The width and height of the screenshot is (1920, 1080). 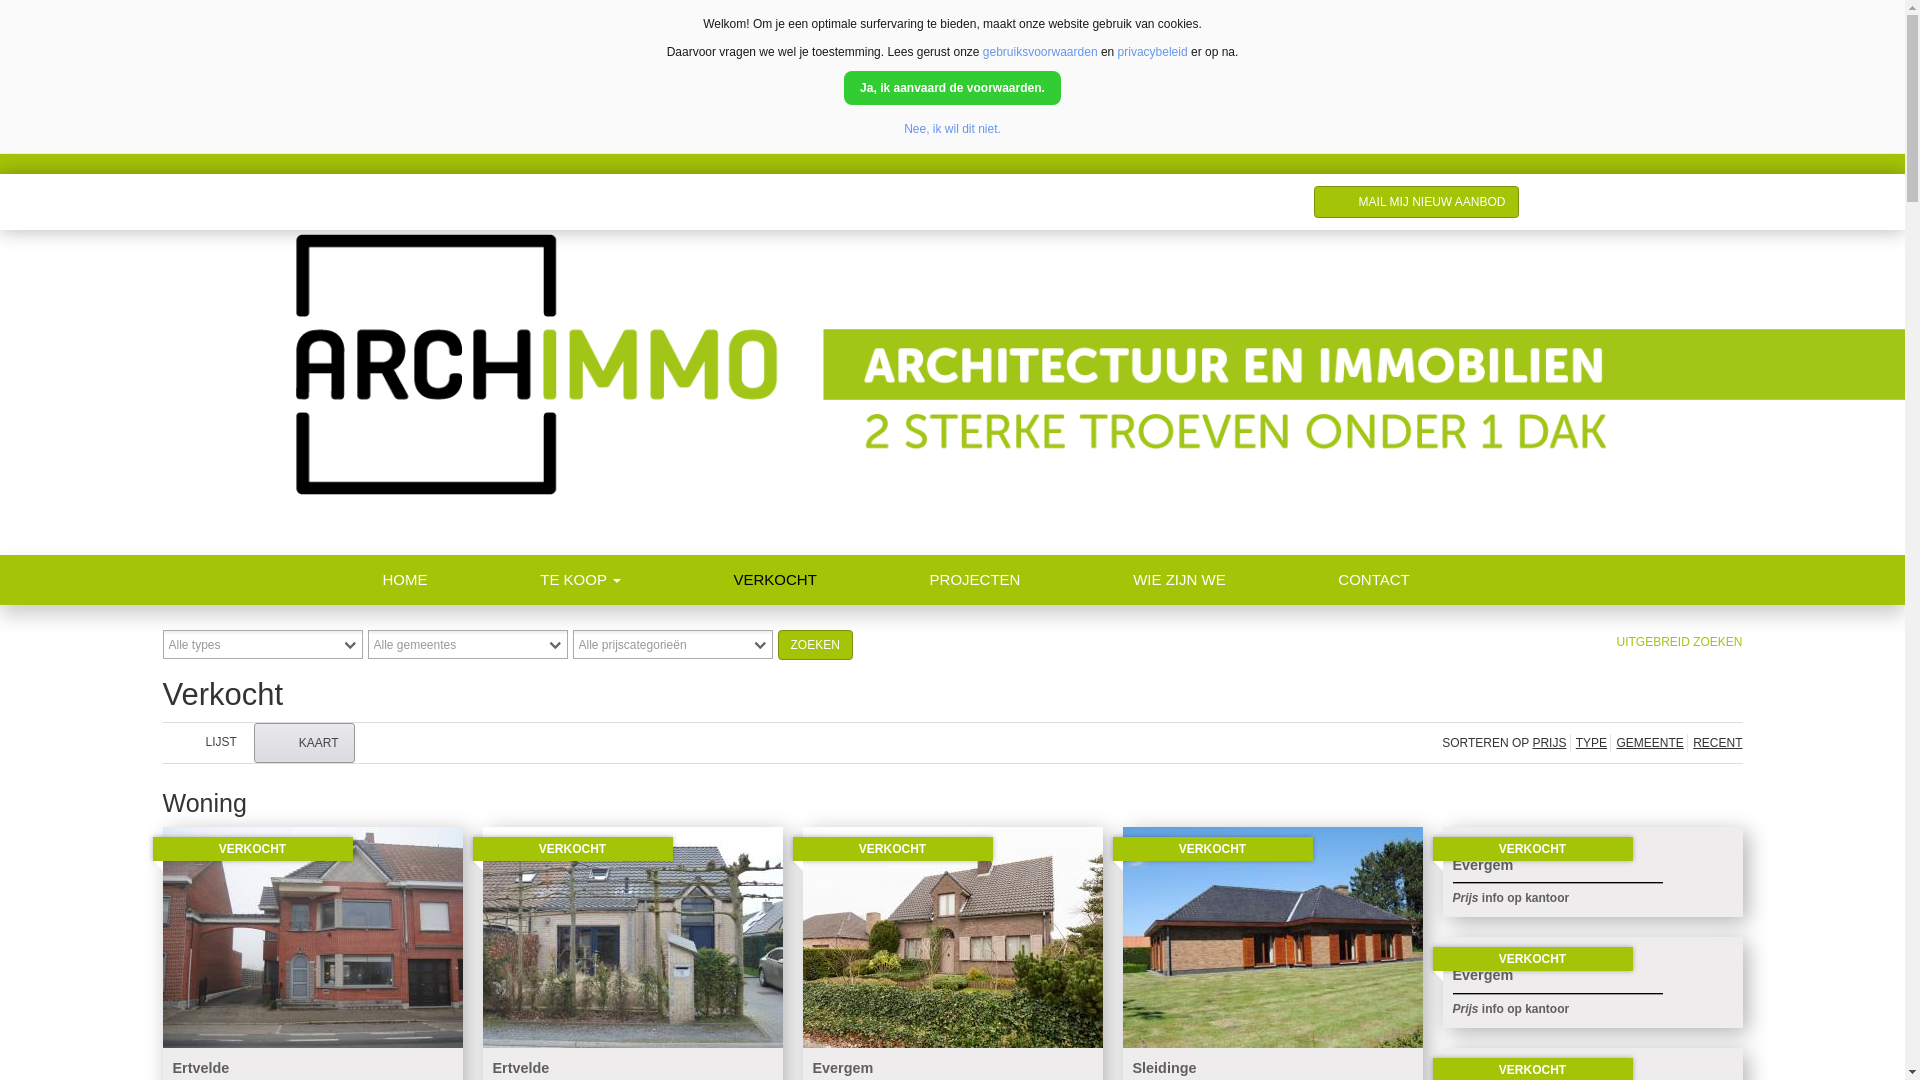 I want to click on 'PRIJS', so click(x=1548, y=743).